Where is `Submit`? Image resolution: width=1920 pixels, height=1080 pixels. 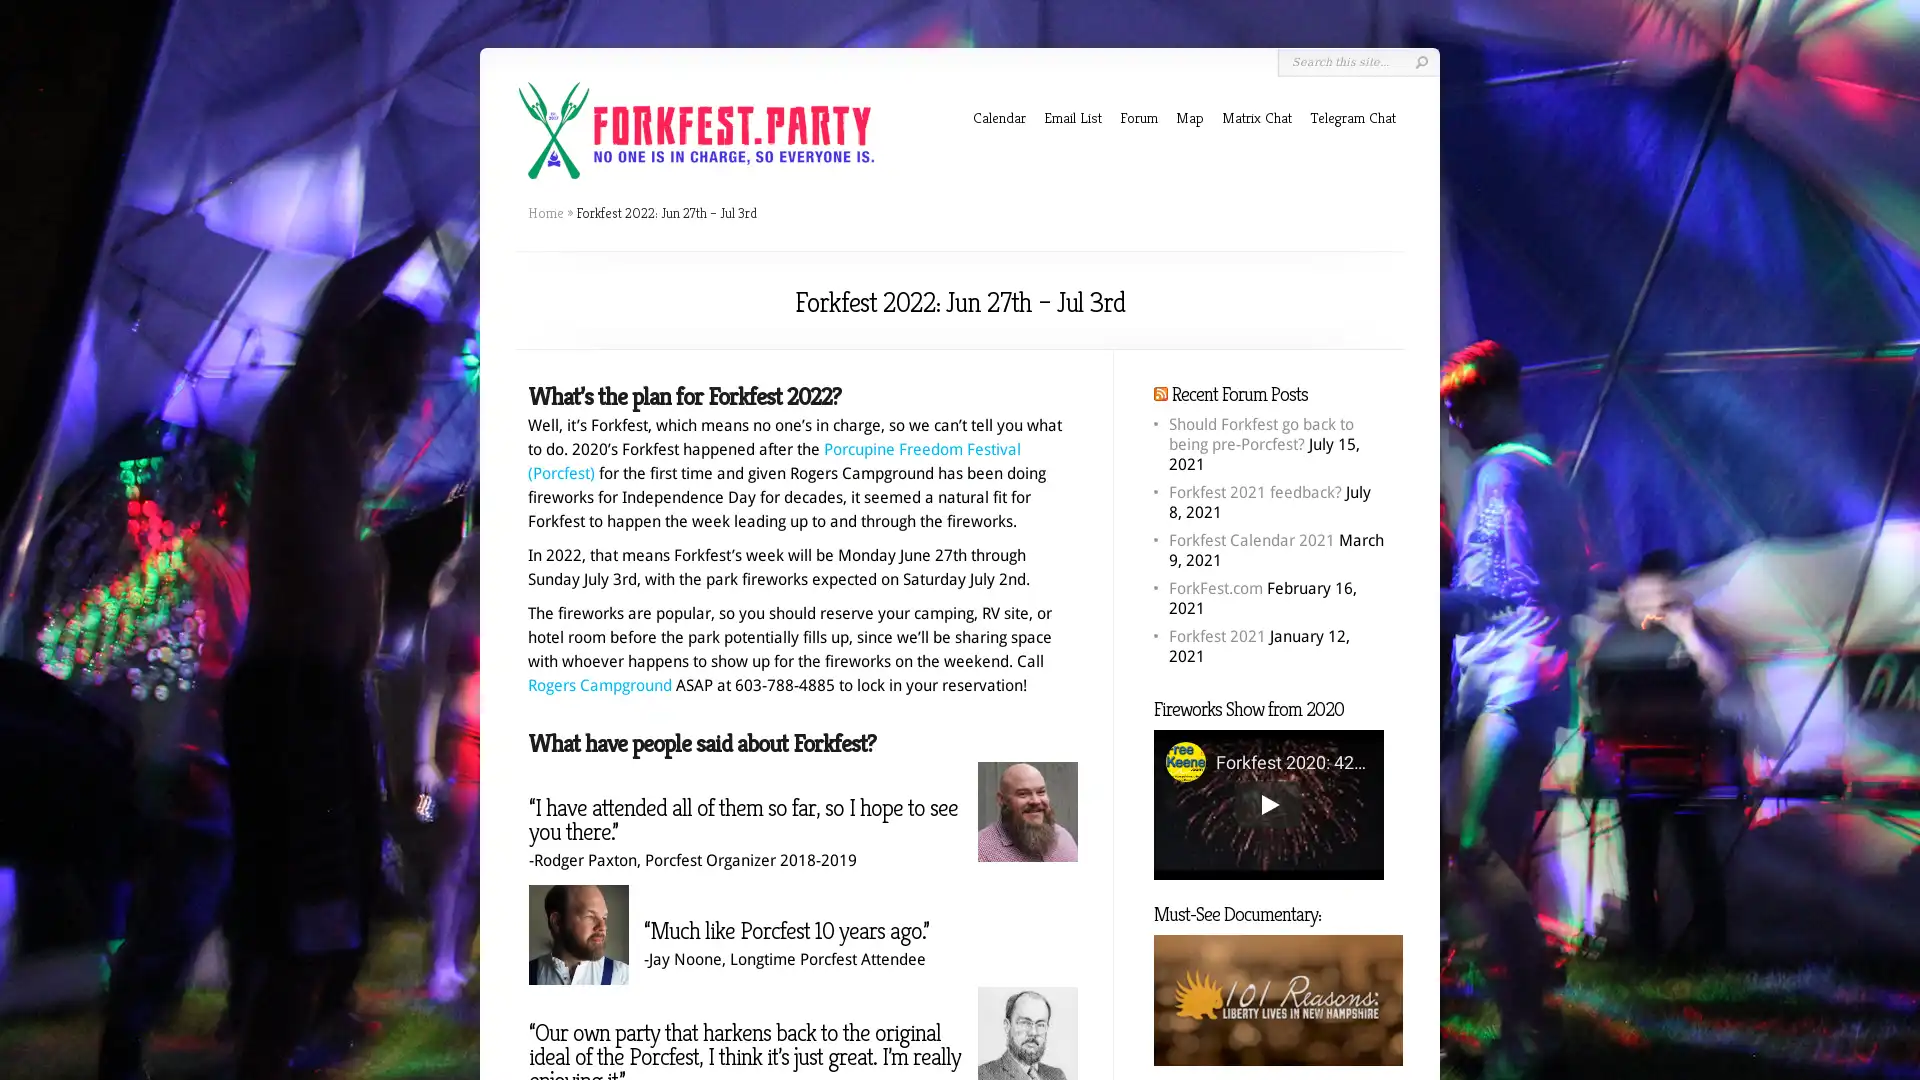 Submit is located at coordinates (1420, 61).